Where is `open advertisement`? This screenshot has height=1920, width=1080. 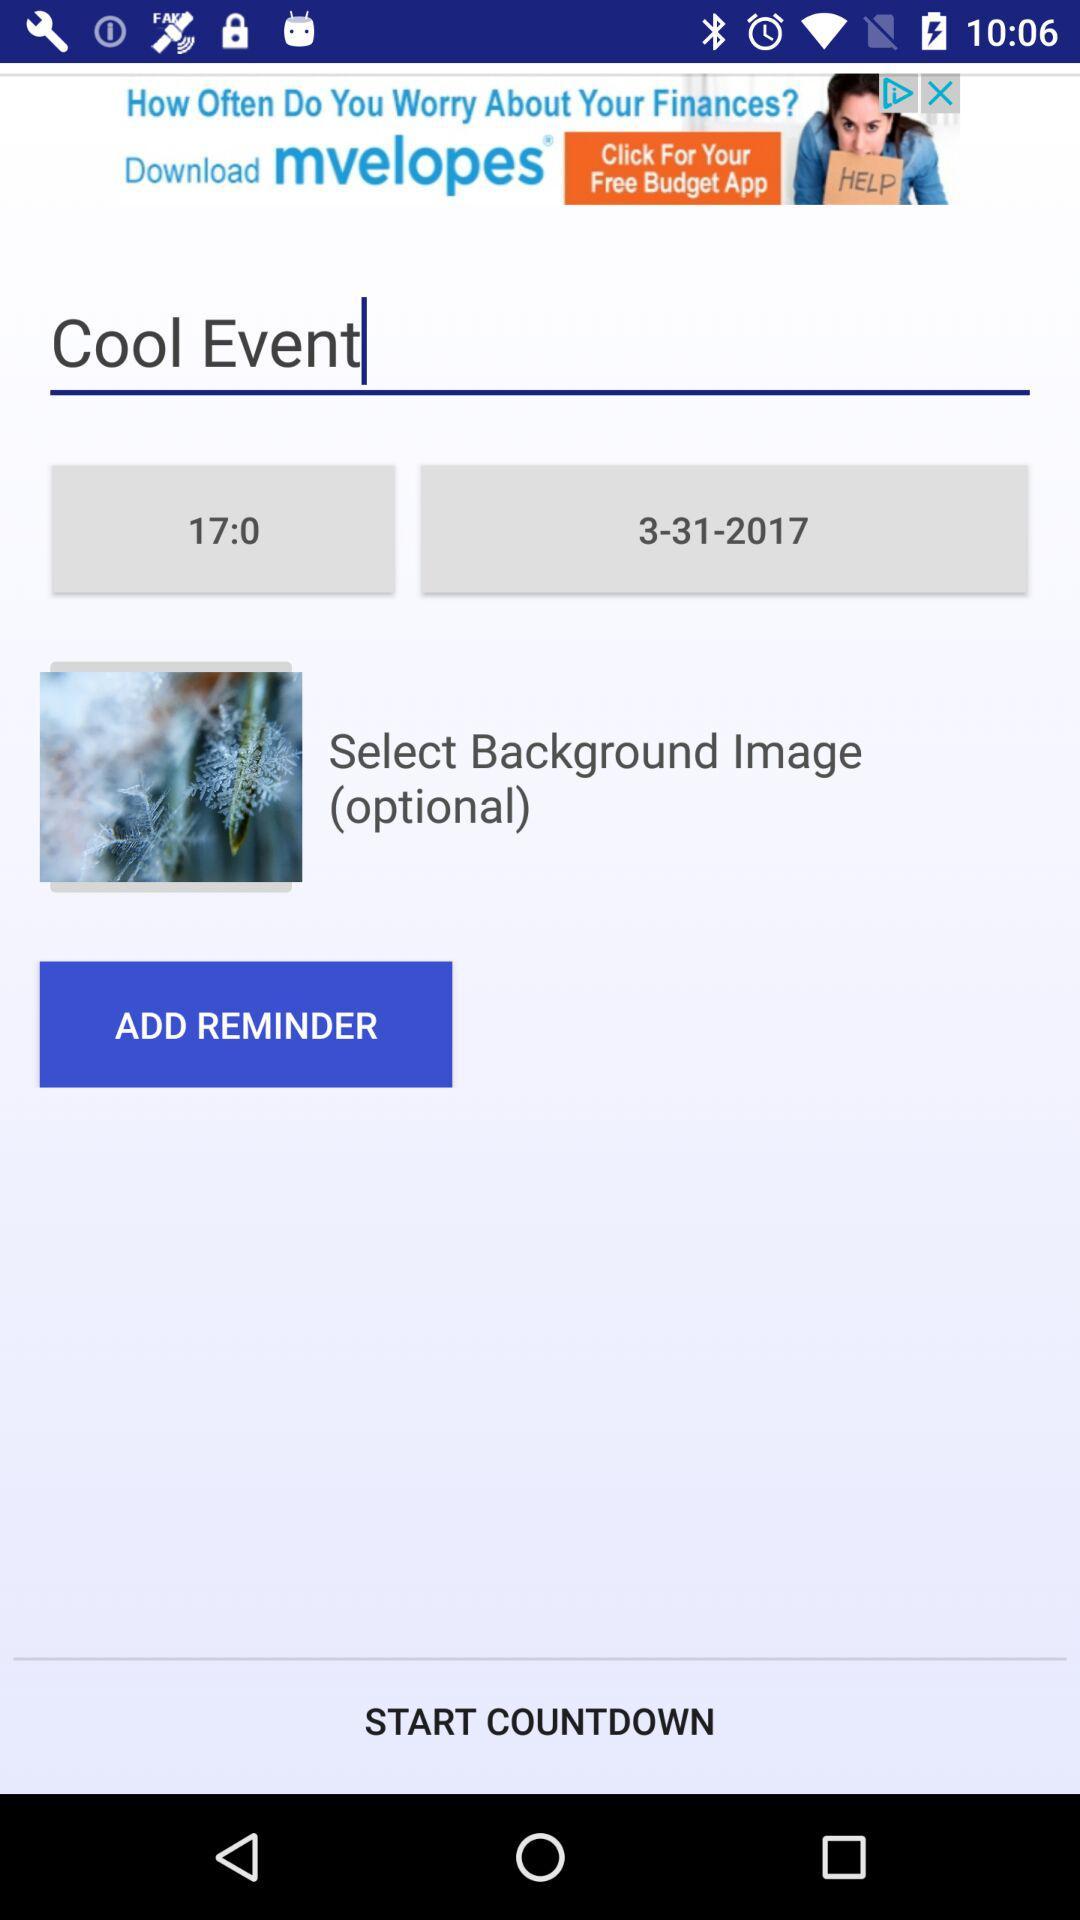 open advertisement is located at coordinates (540, 138).